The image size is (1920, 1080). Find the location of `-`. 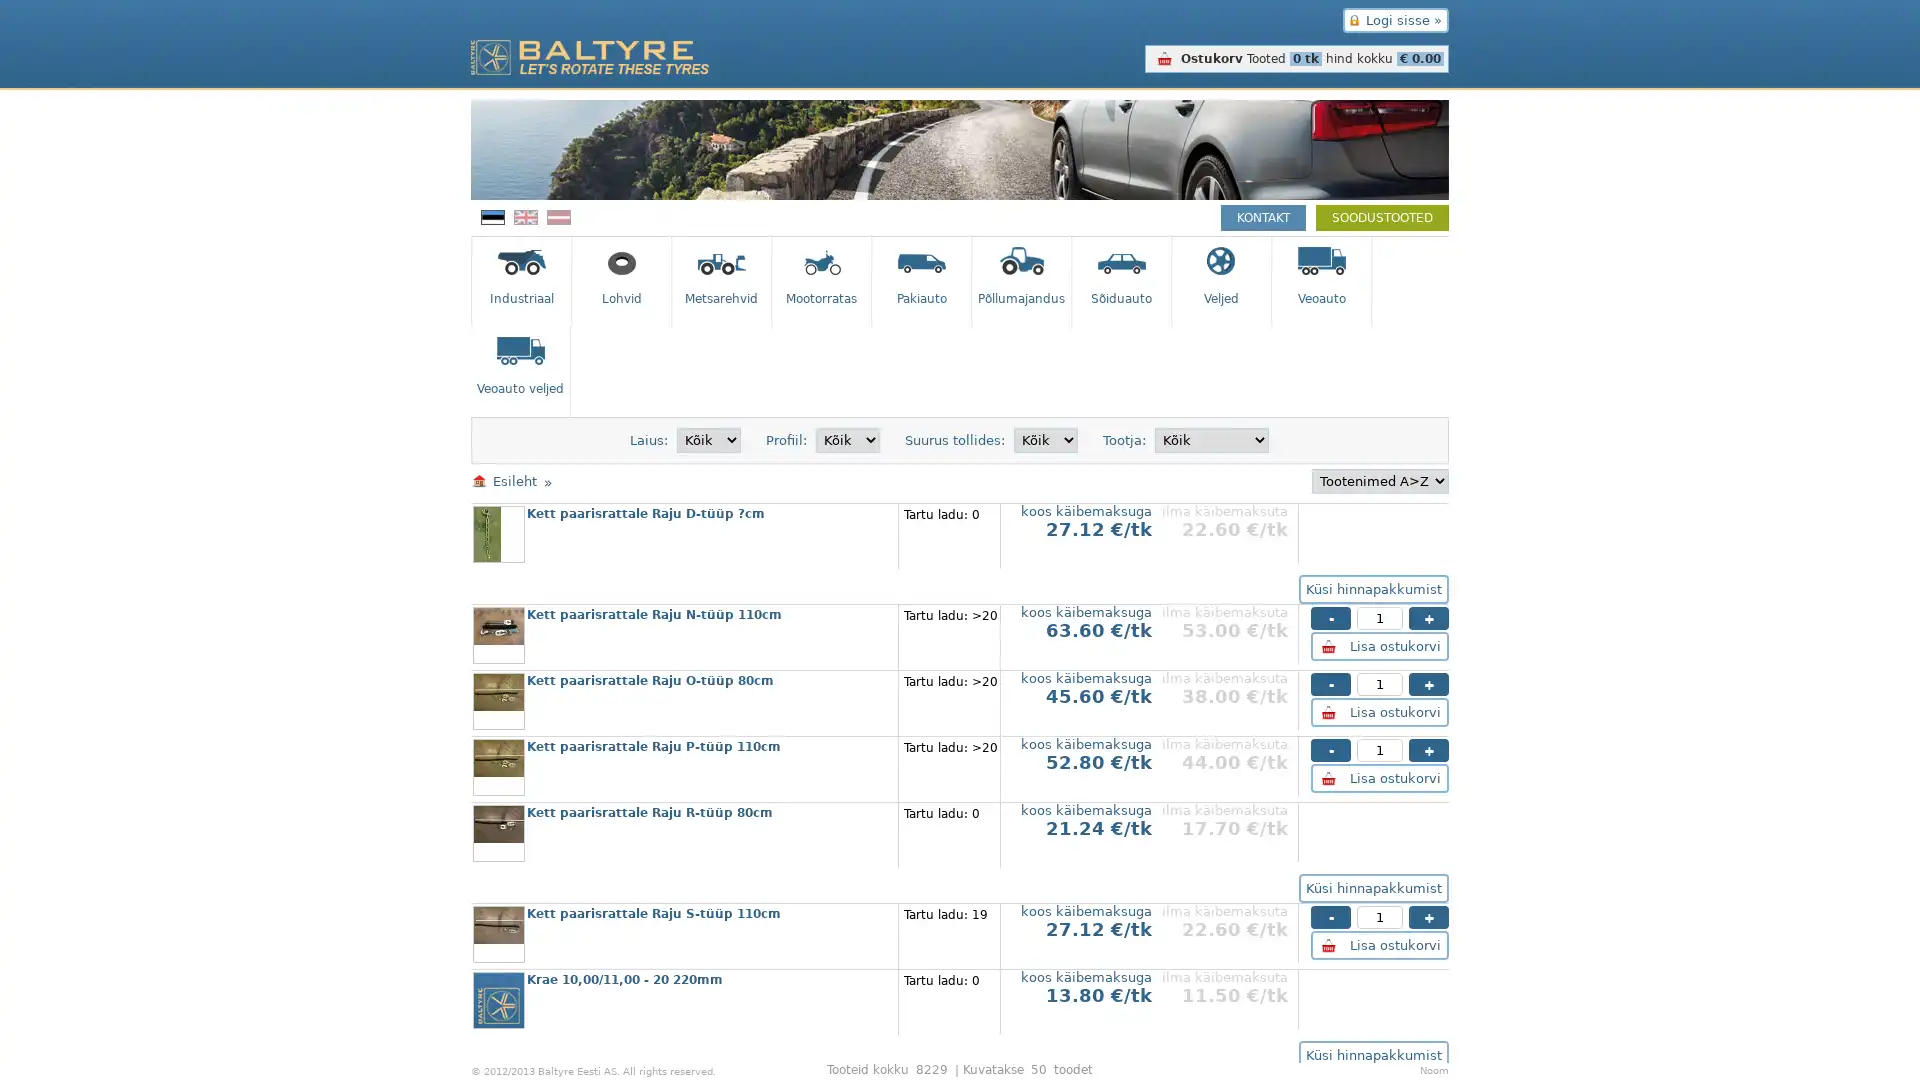

- is located at coordinates (1330, 750).